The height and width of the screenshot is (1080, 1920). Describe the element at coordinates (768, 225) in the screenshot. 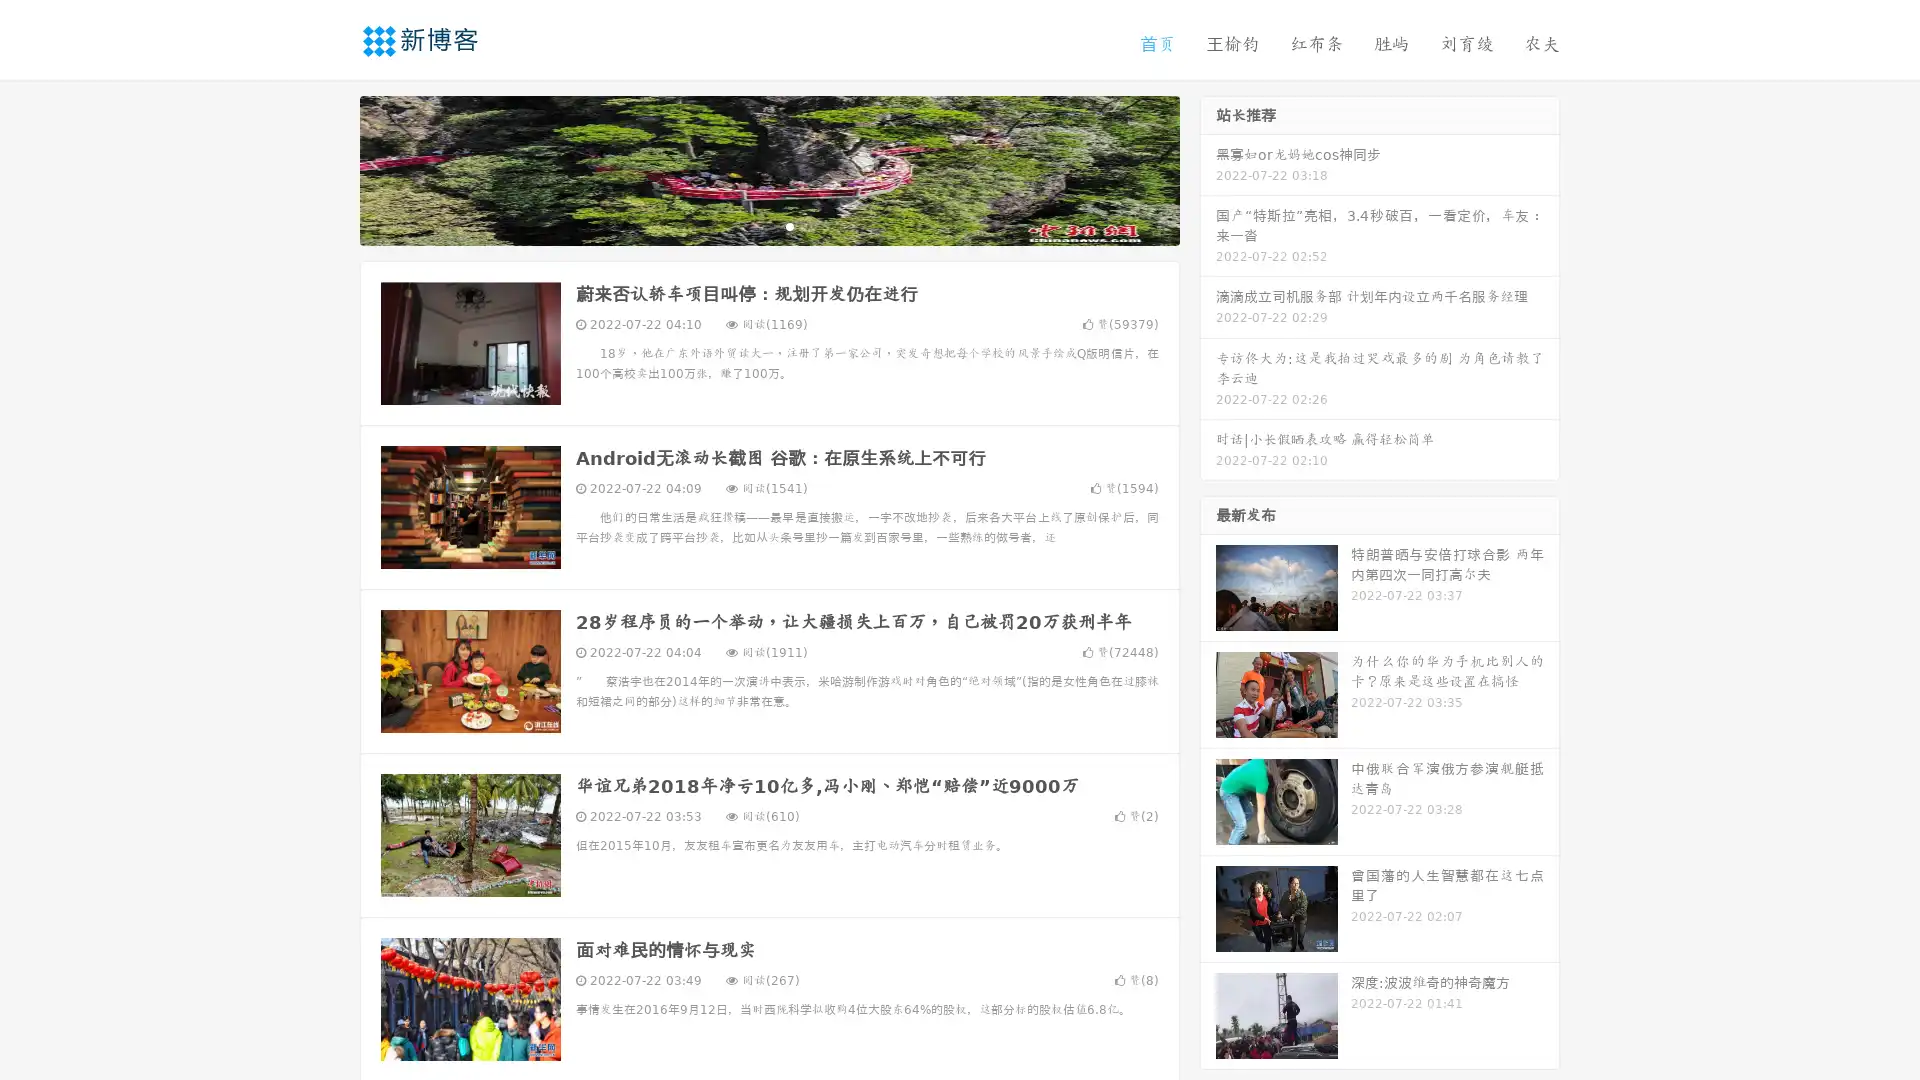

I see `Go to slide 2` at that location.